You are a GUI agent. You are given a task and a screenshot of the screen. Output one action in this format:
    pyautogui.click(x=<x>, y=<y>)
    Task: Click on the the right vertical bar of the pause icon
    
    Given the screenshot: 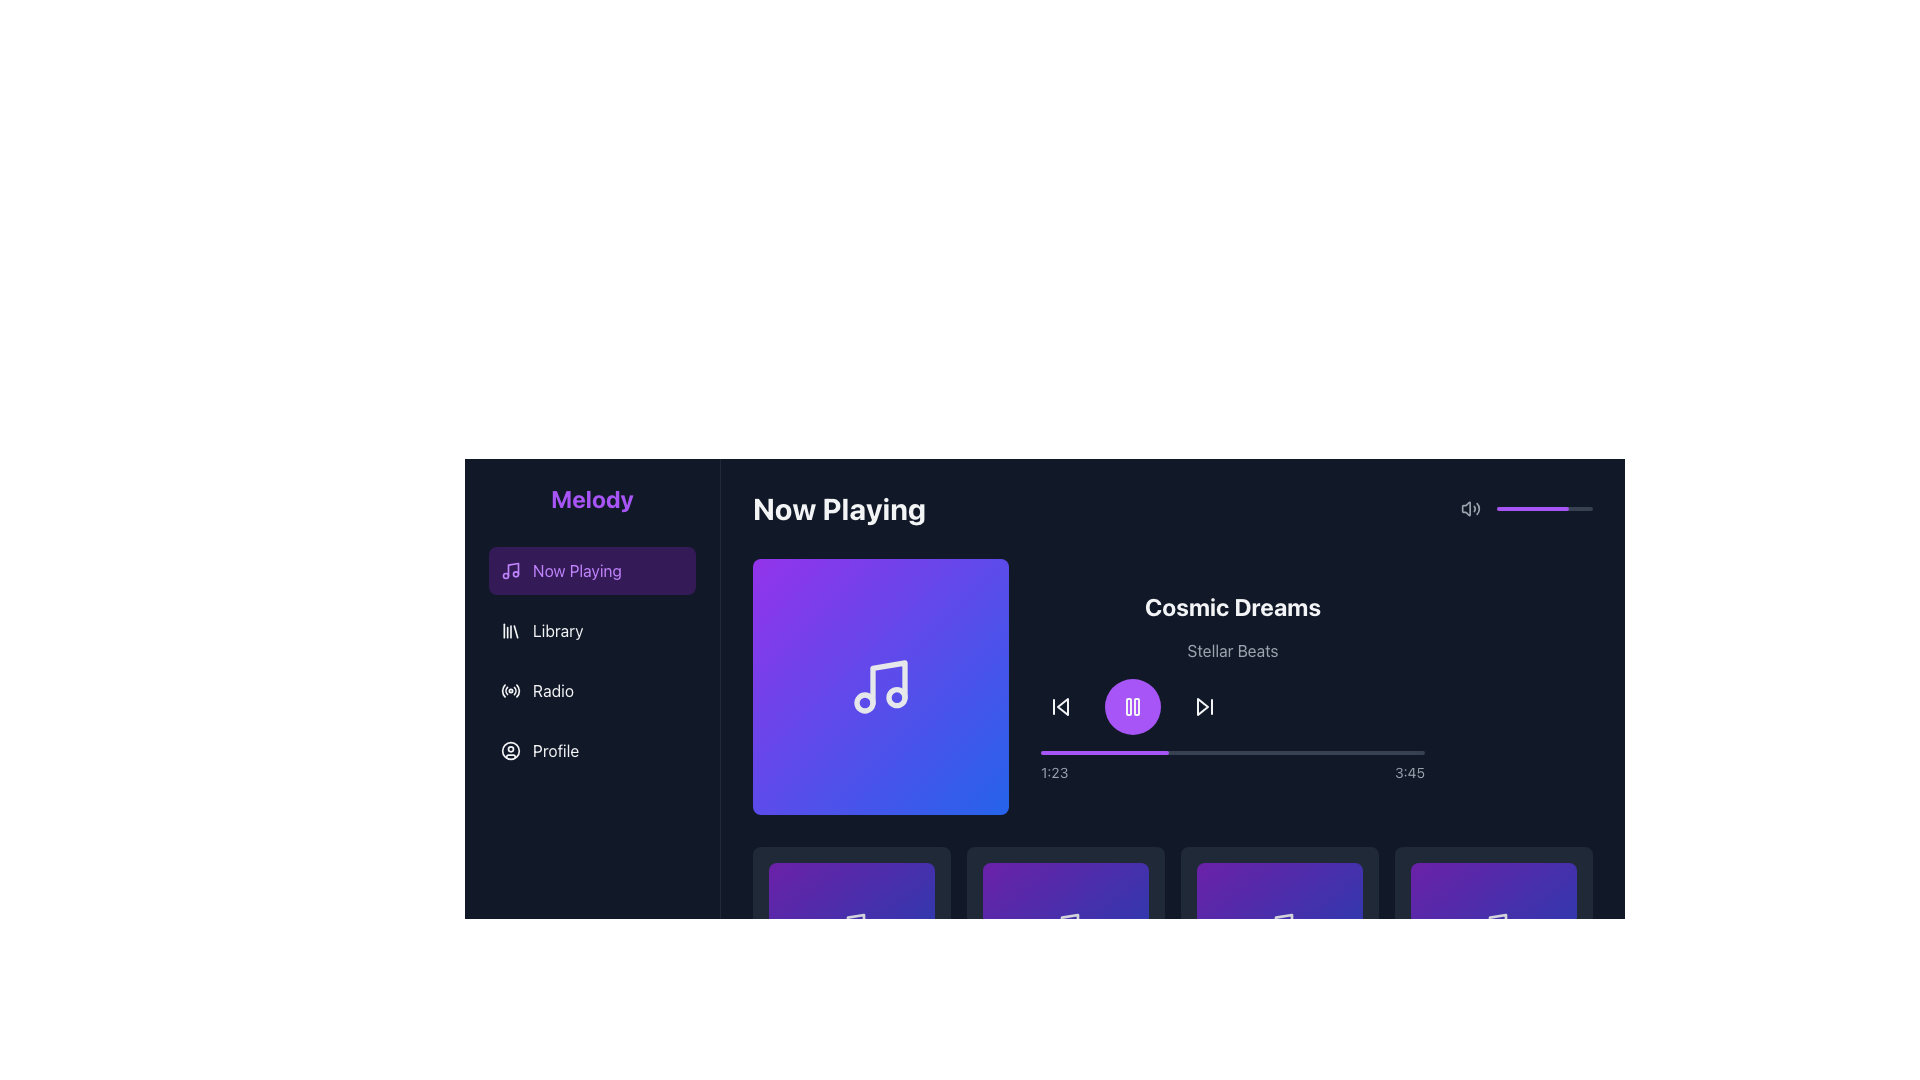 What is the action you would take?
    pyautogui.click(x=1137, y=705)
    